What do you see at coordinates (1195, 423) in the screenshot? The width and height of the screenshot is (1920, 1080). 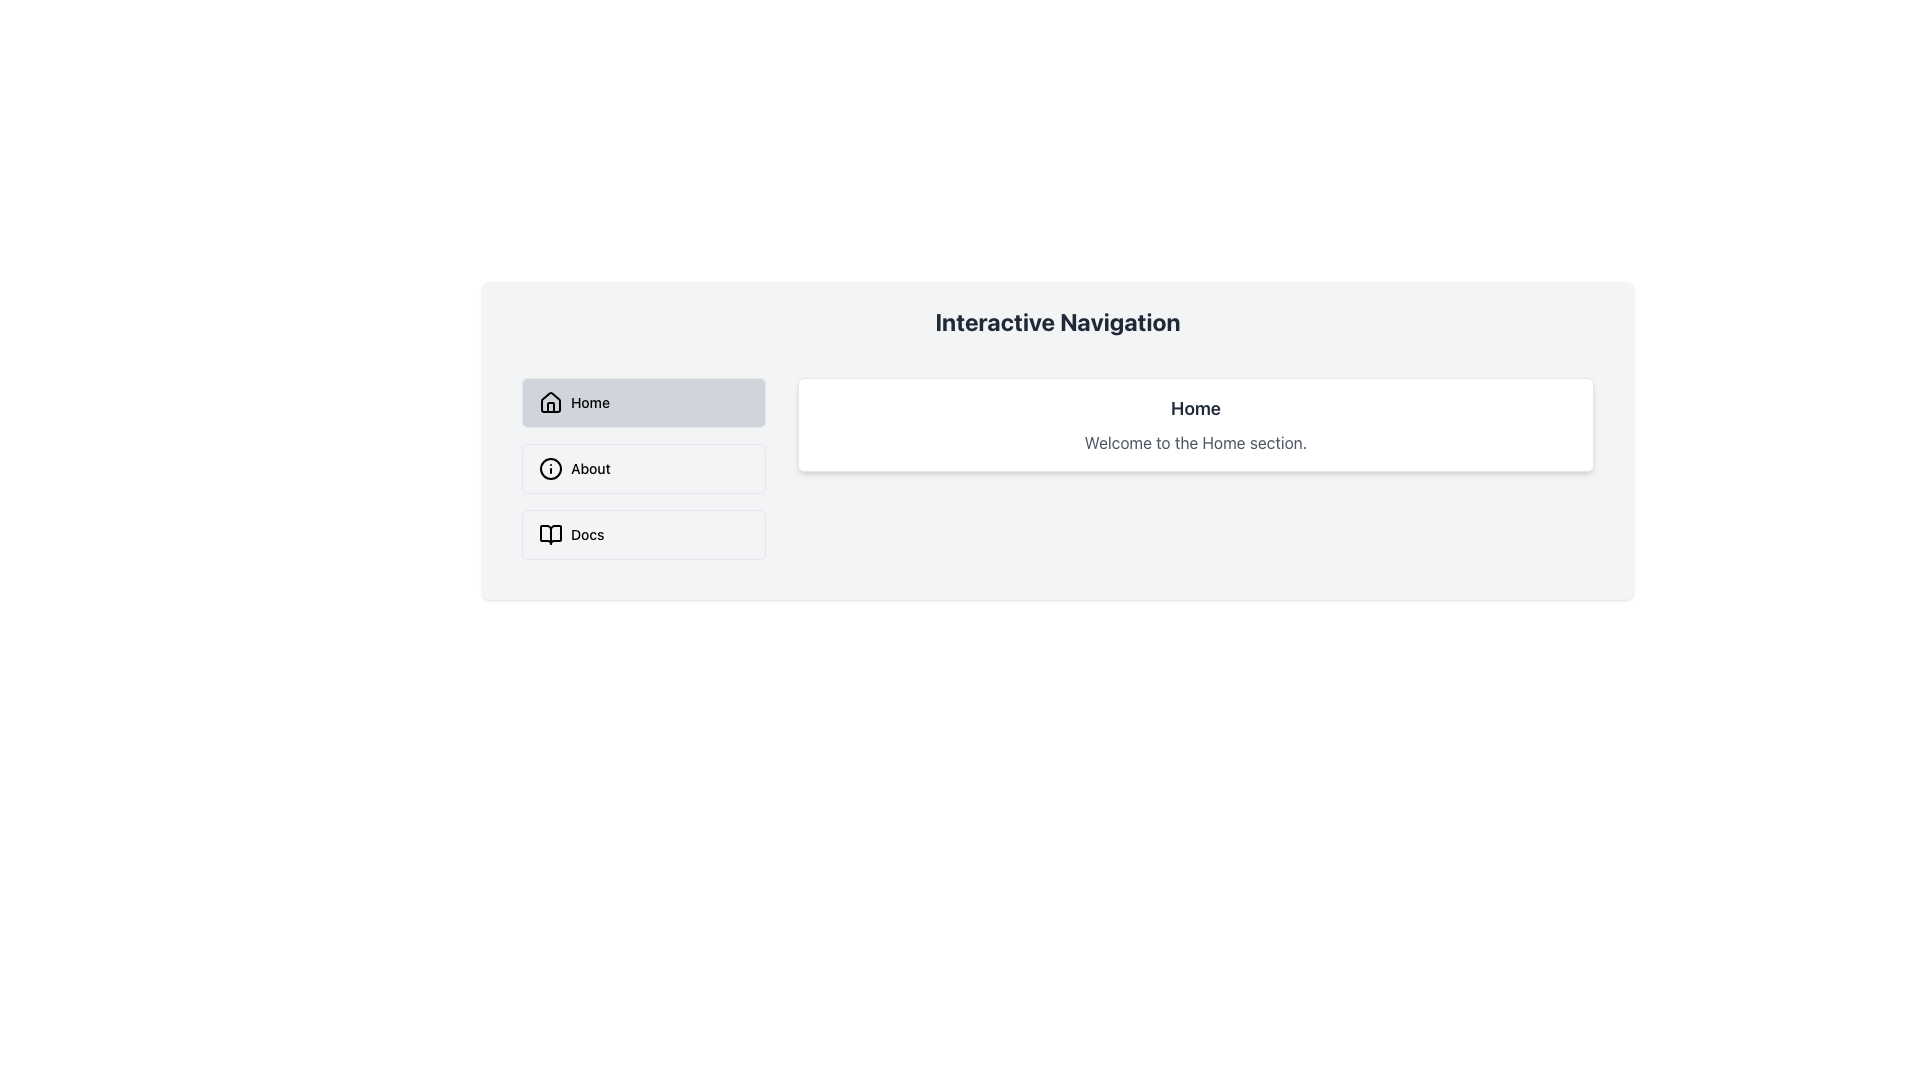 I see `the Text panel containing the title 'Home' and subtitle 'Welcome to the Home section.' which is centrally aligned in the main content area below the header 'Interactive Navigation'` at bounding box center [1195, 423].